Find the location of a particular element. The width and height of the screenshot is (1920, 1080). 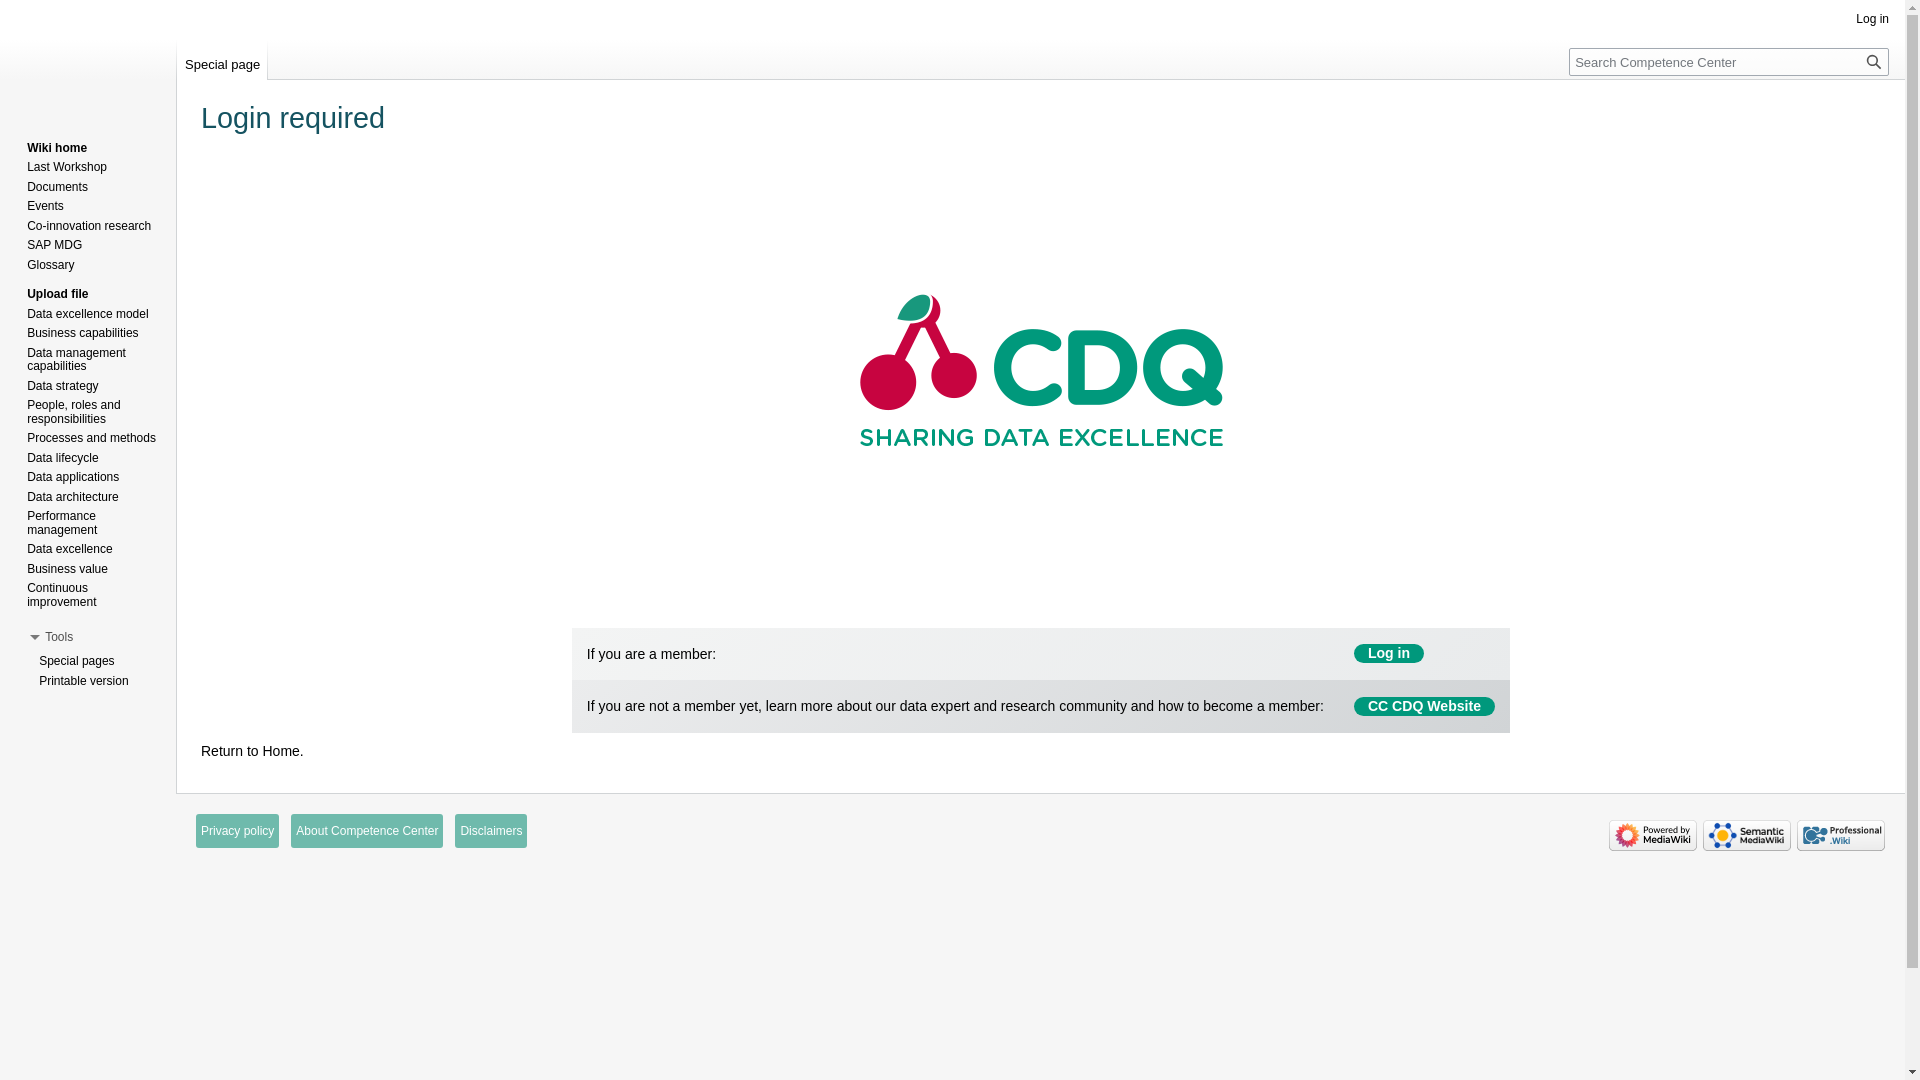

'Continuous improvement' is located at coordinates (61, 593).